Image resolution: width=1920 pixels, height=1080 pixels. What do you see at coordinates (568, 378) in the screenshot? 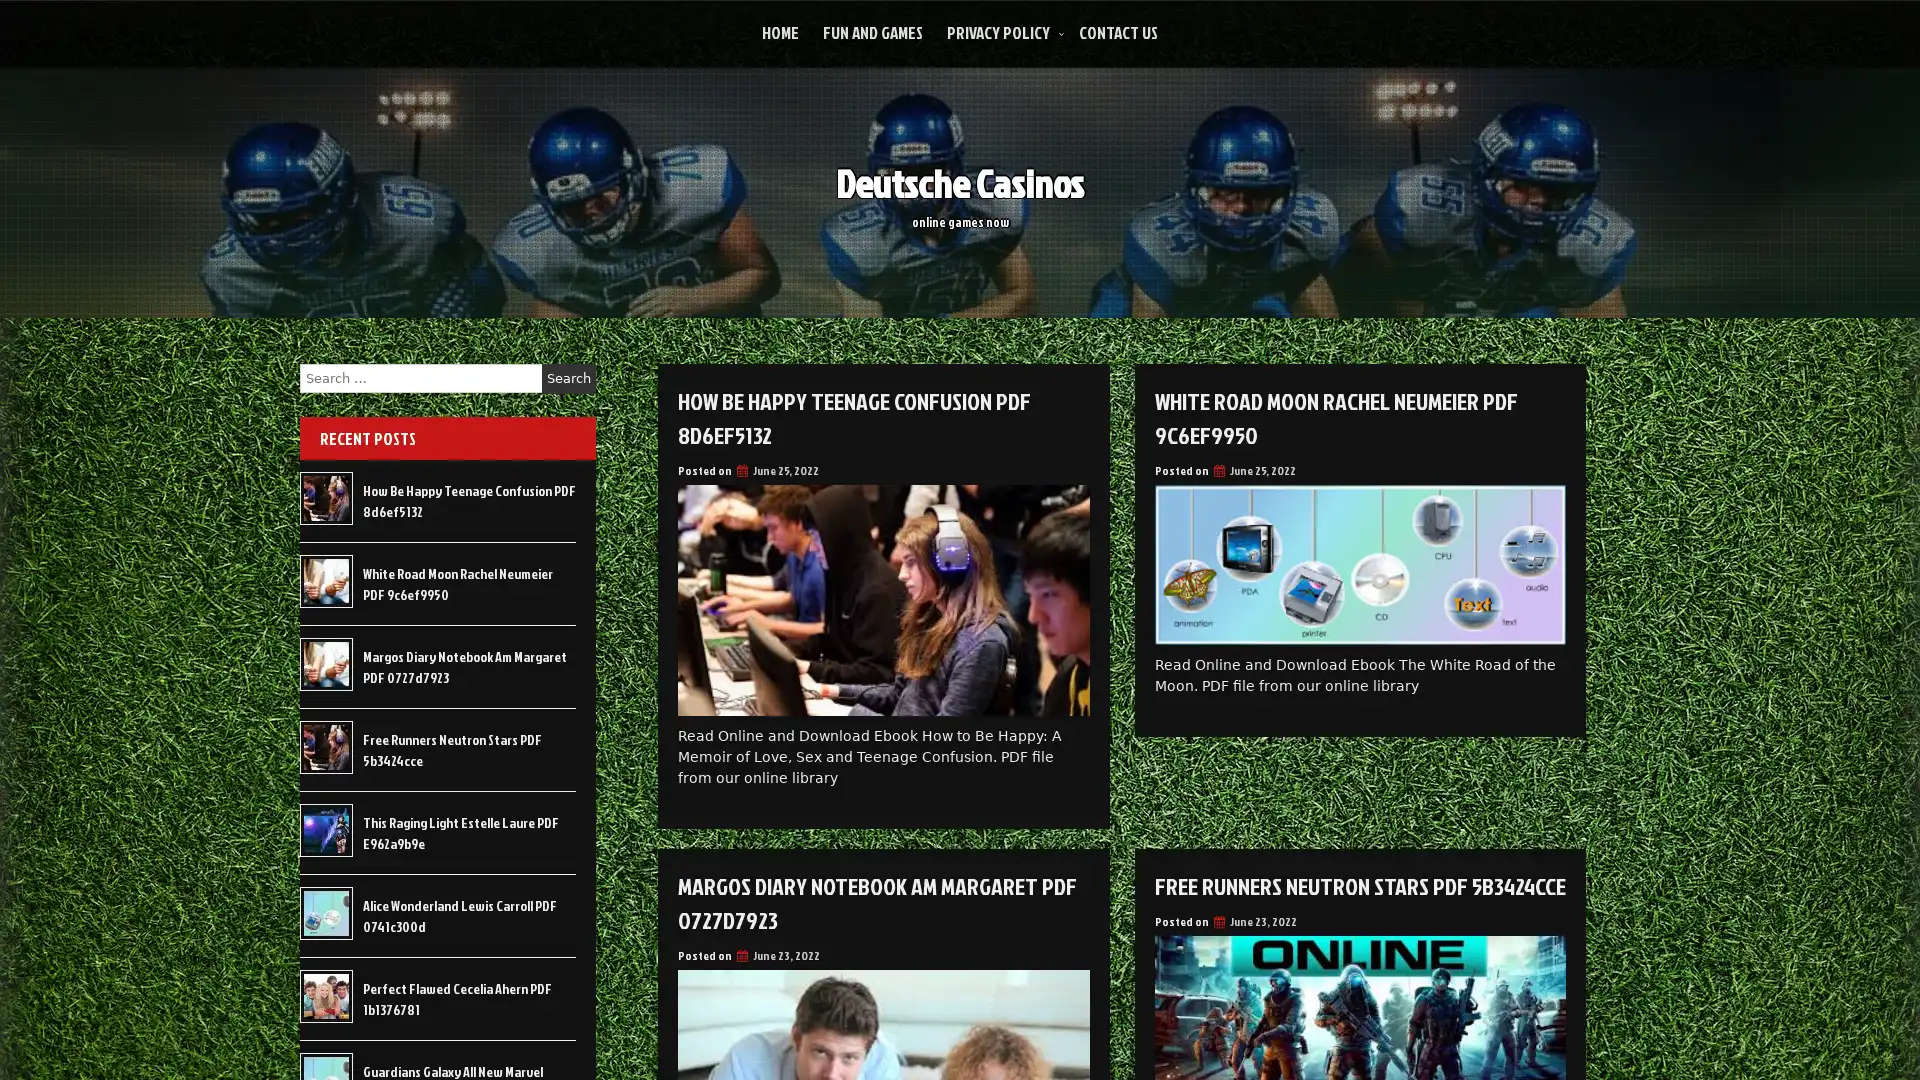
I see `Search` at bounding box center [568, 378].